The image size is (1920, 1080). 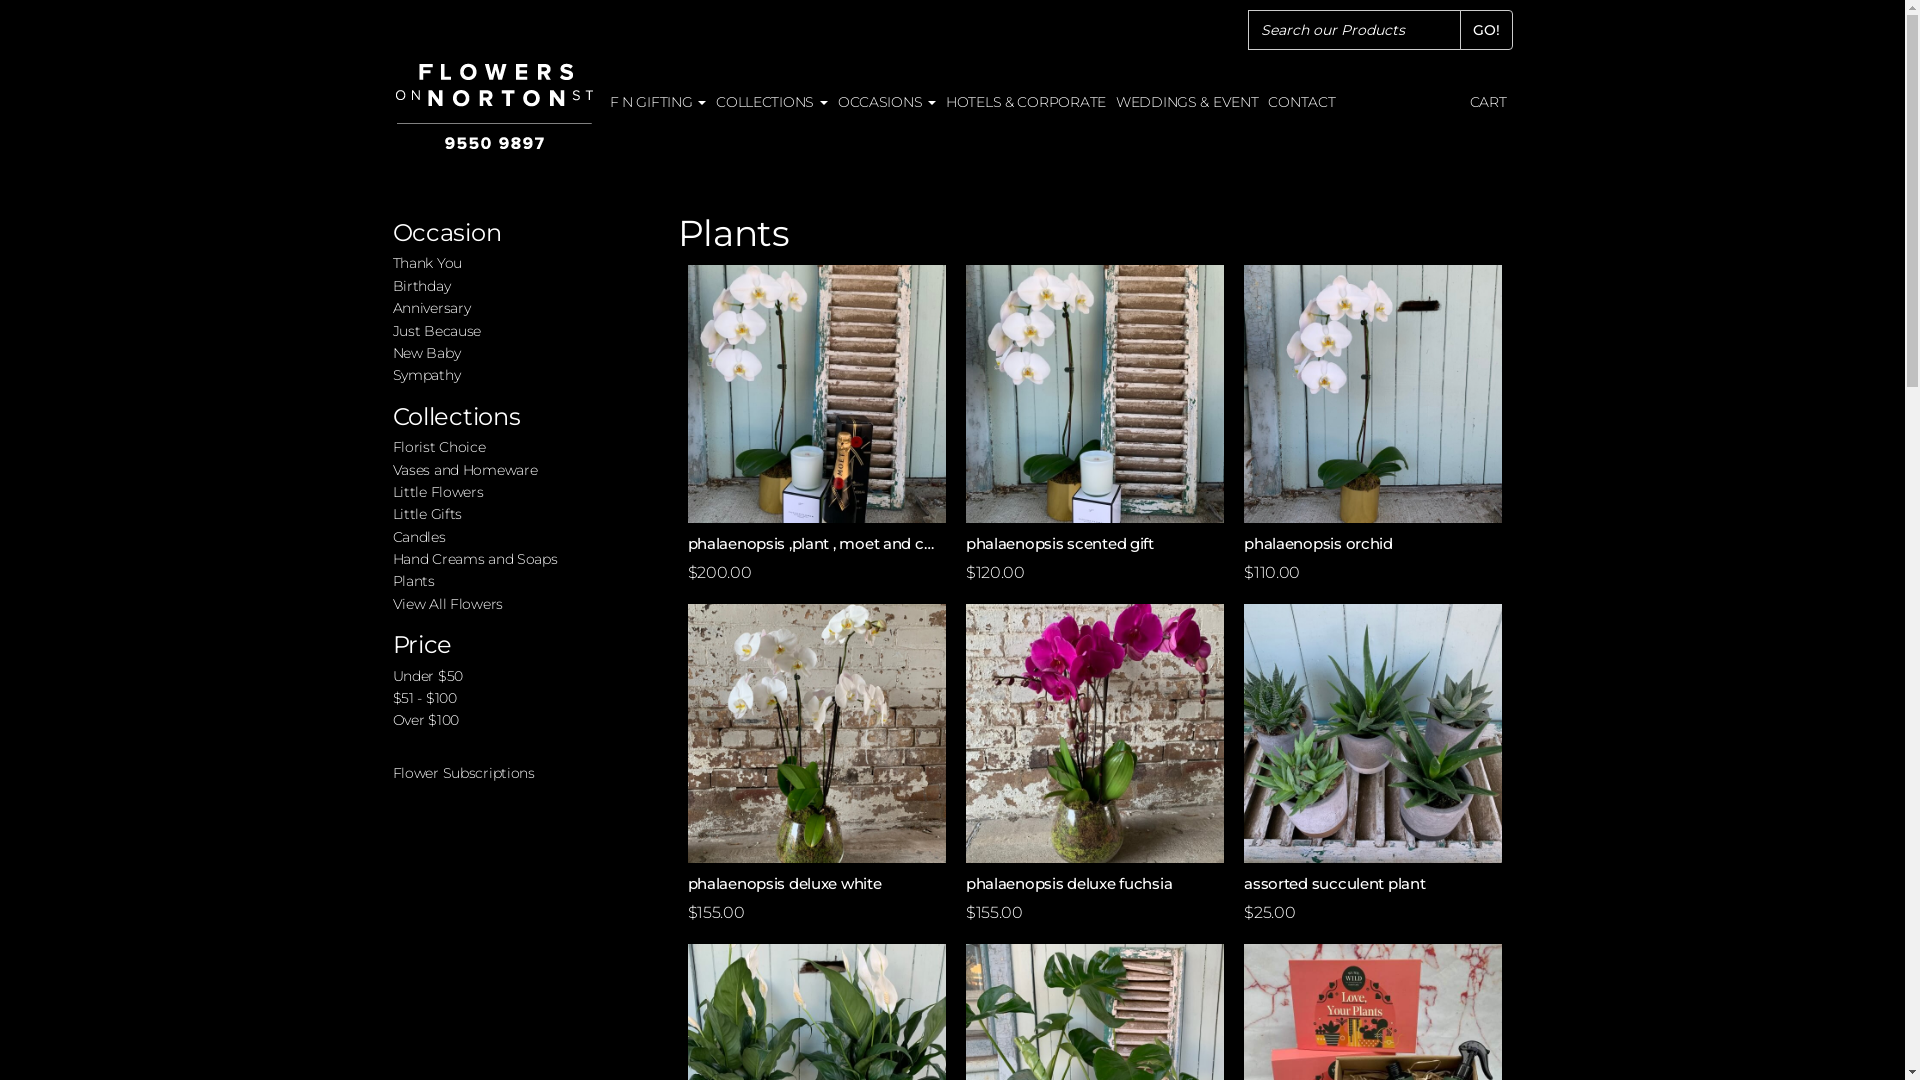 What do you see at coordinates (417, 535) in the screenshot?
I see `'Candles'` at bounding box center [417, 535].